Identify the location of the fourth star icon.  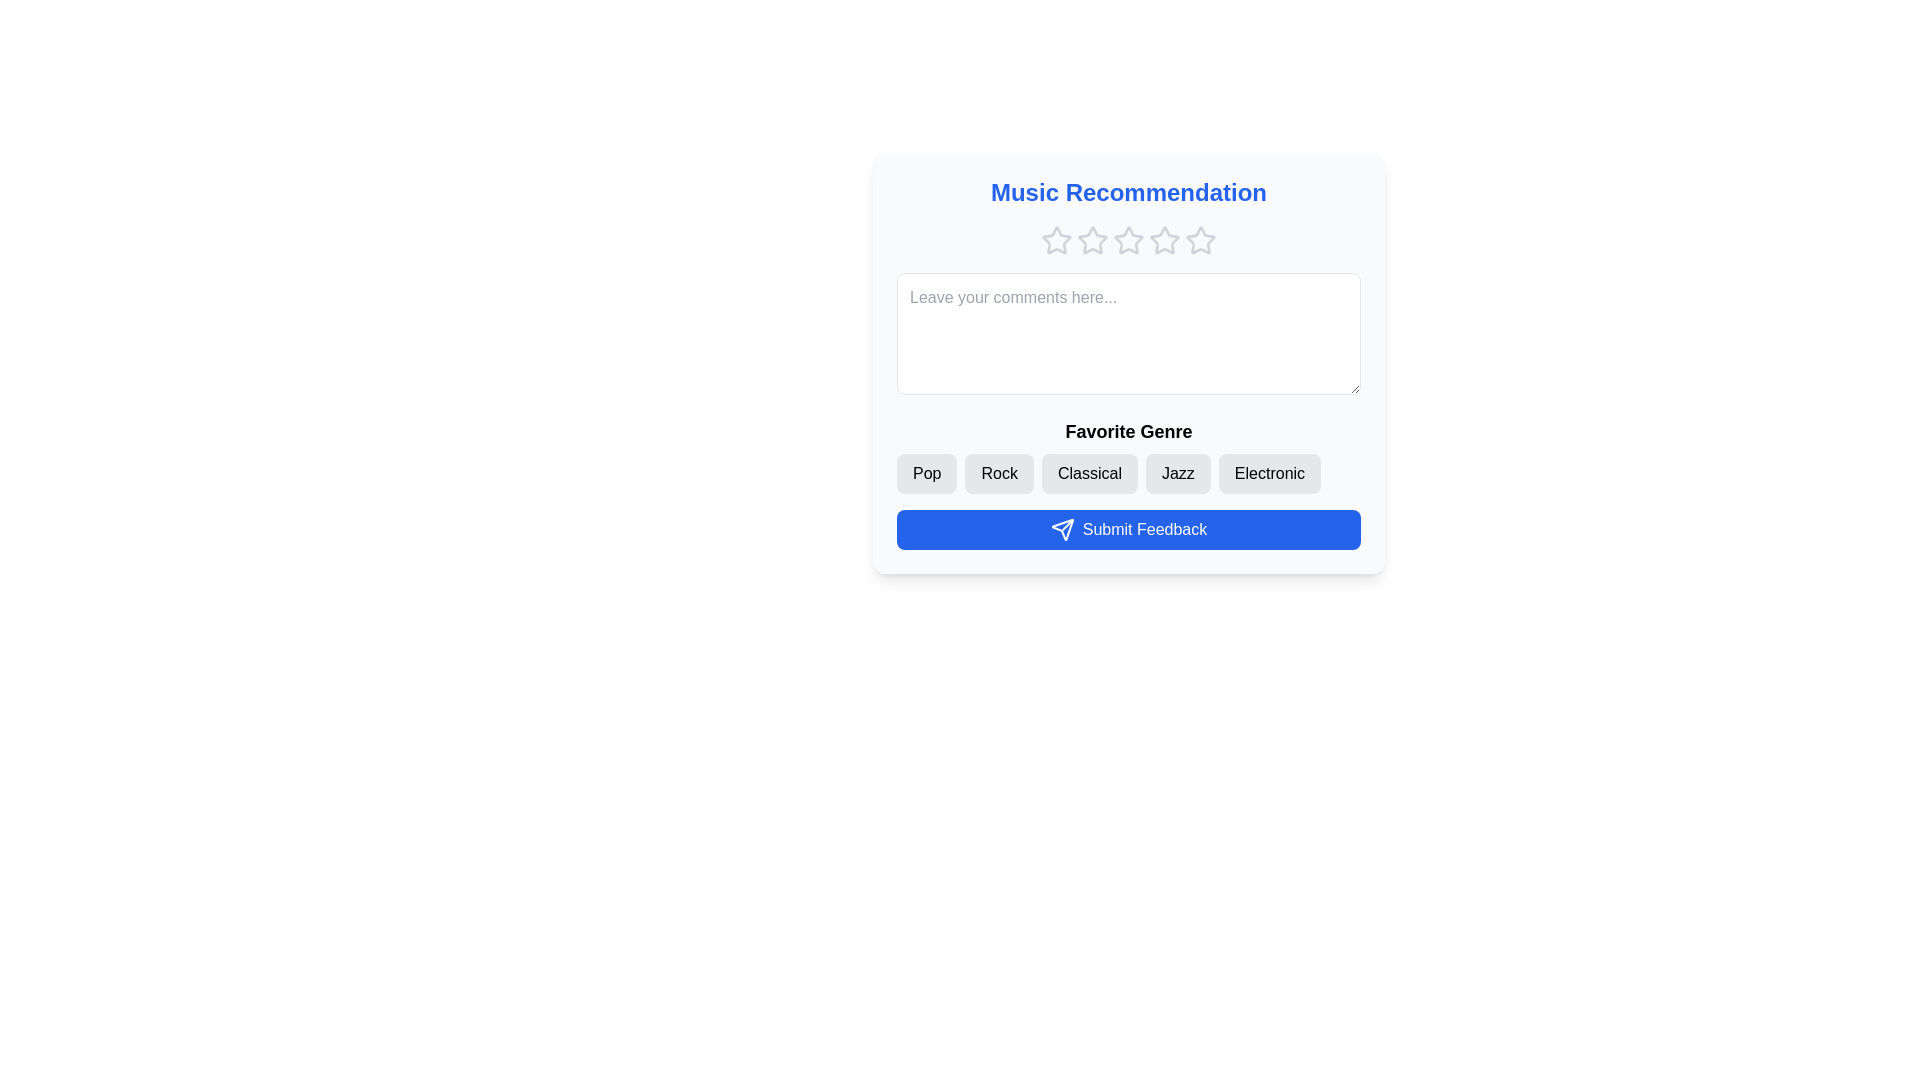
(1128, 239).